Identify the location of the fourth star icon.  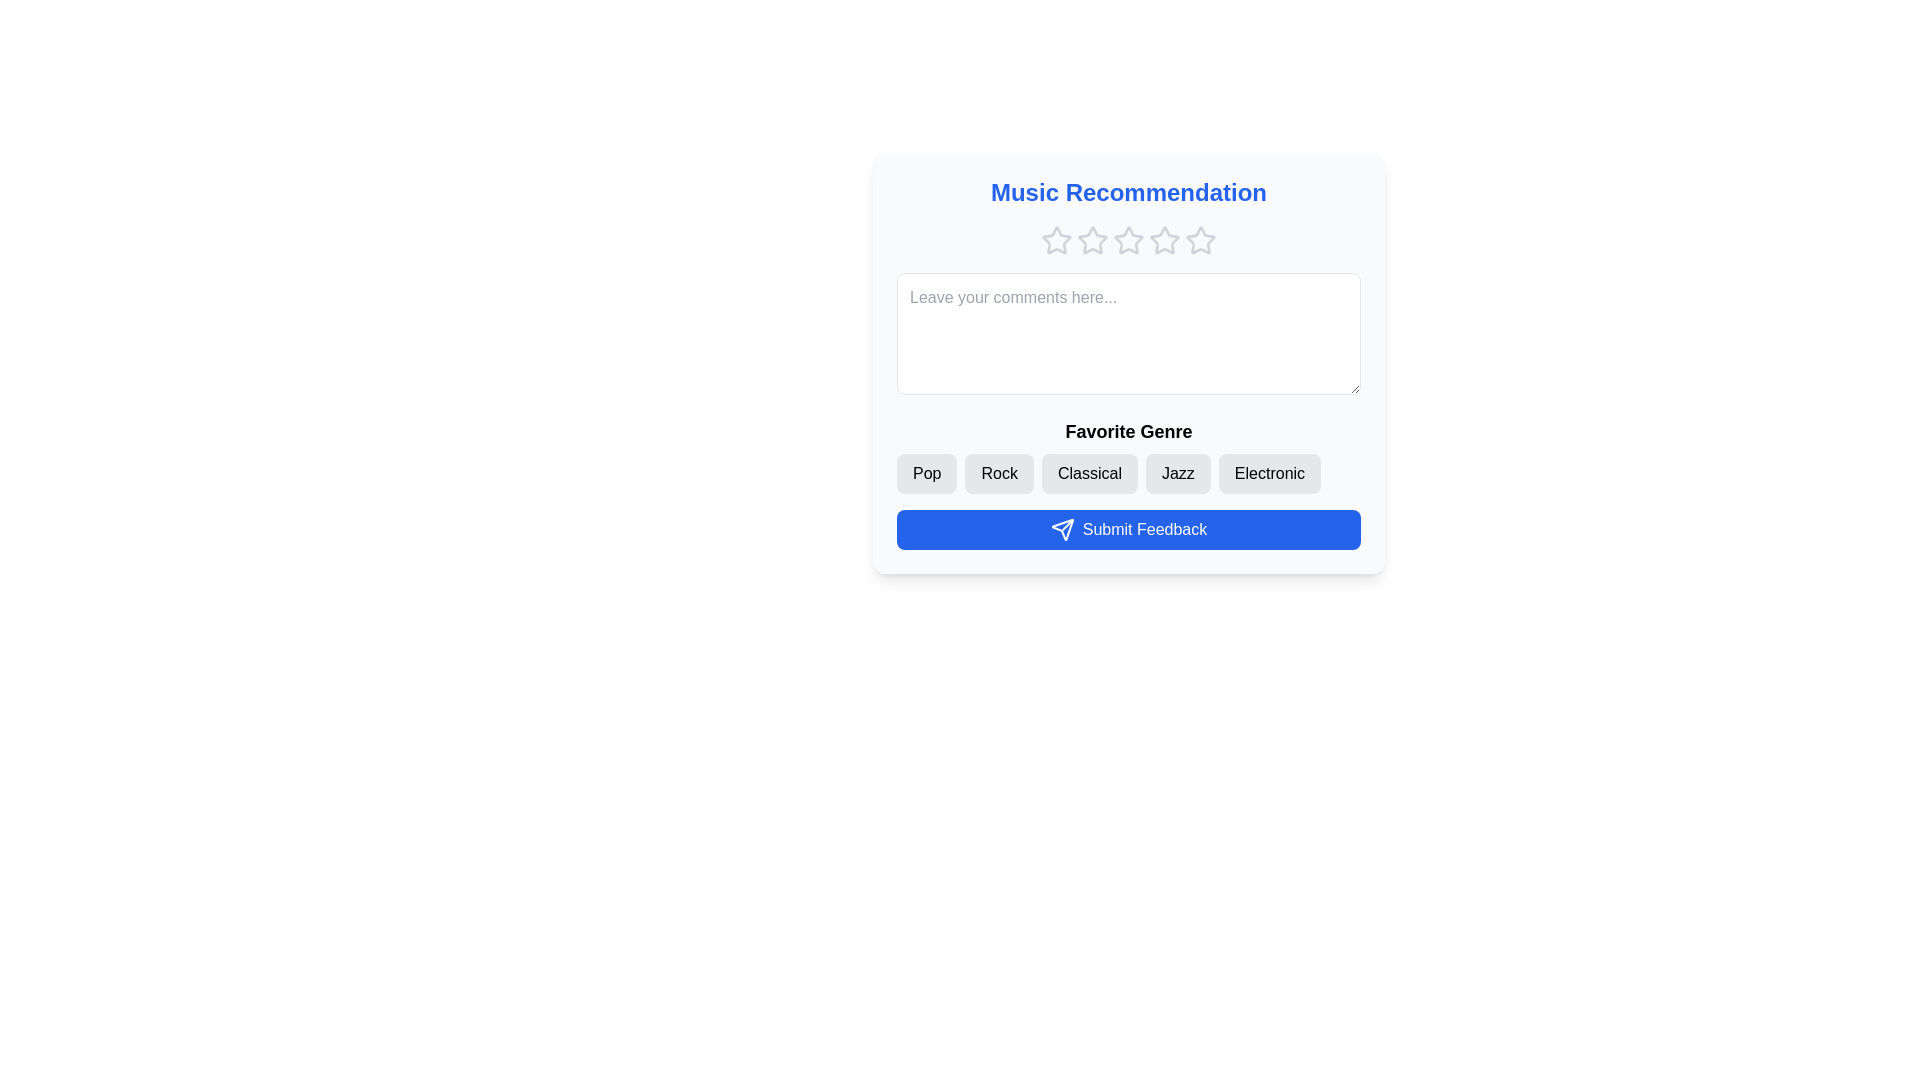
(1128, 239).